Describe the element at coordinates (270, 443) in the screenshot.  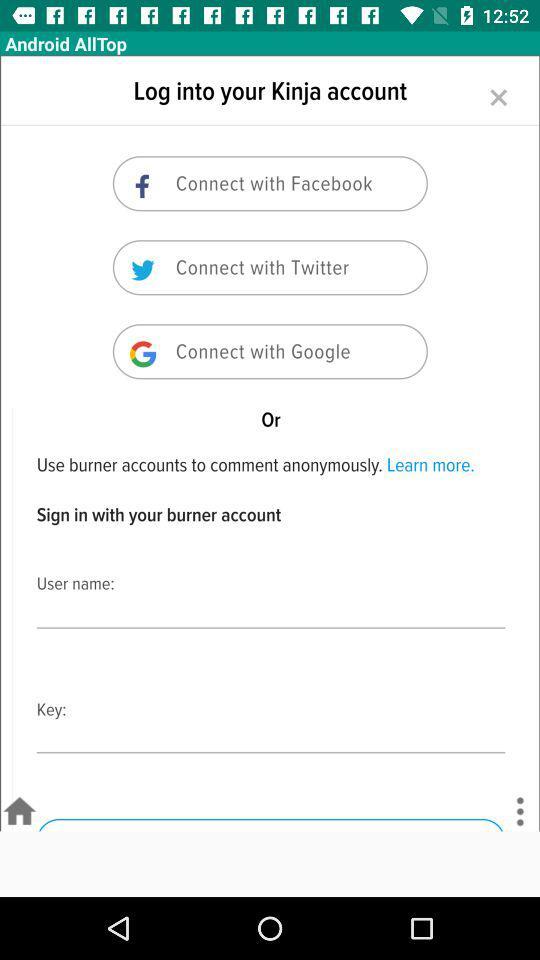
I see `window screen` at that location.